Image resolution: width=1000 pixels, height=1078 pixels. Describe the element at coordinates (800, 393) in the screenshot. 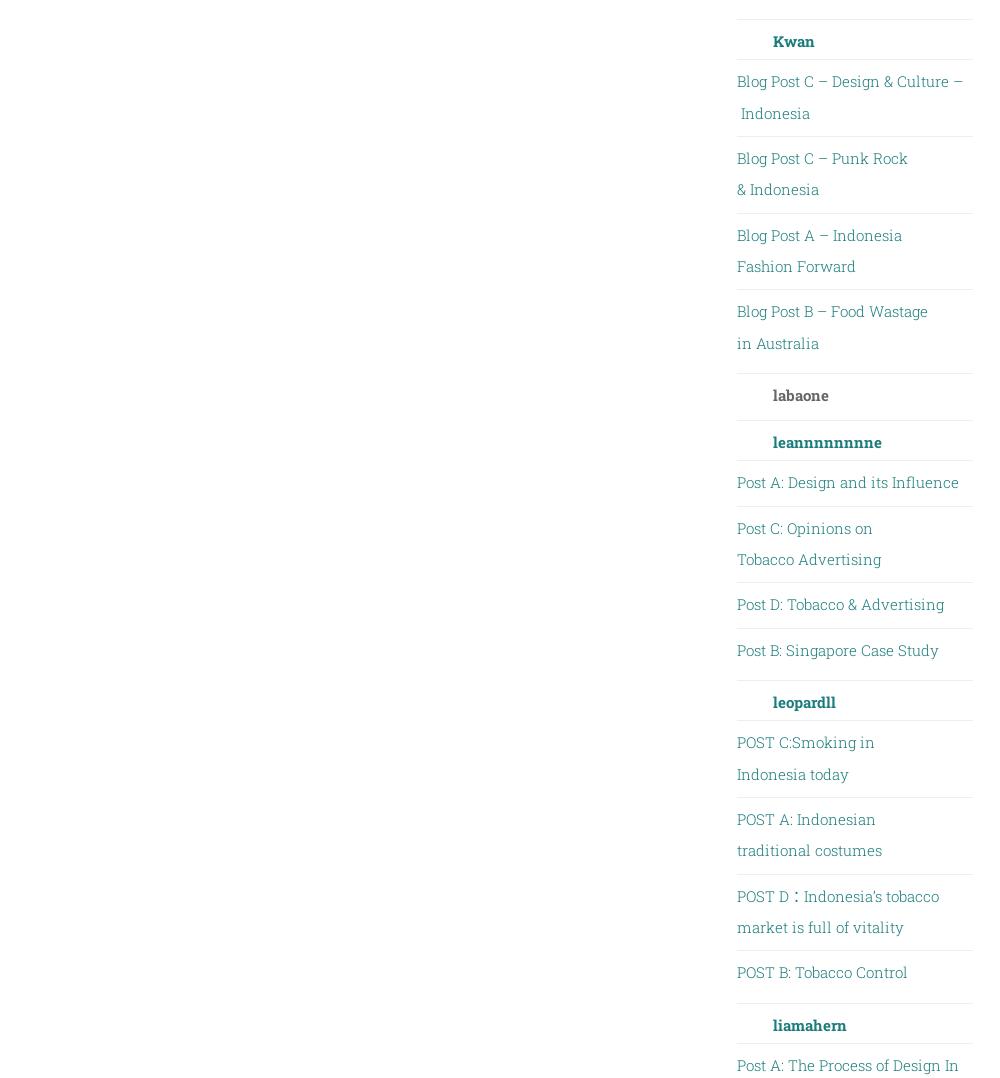

I see `'labaone'` at that location.